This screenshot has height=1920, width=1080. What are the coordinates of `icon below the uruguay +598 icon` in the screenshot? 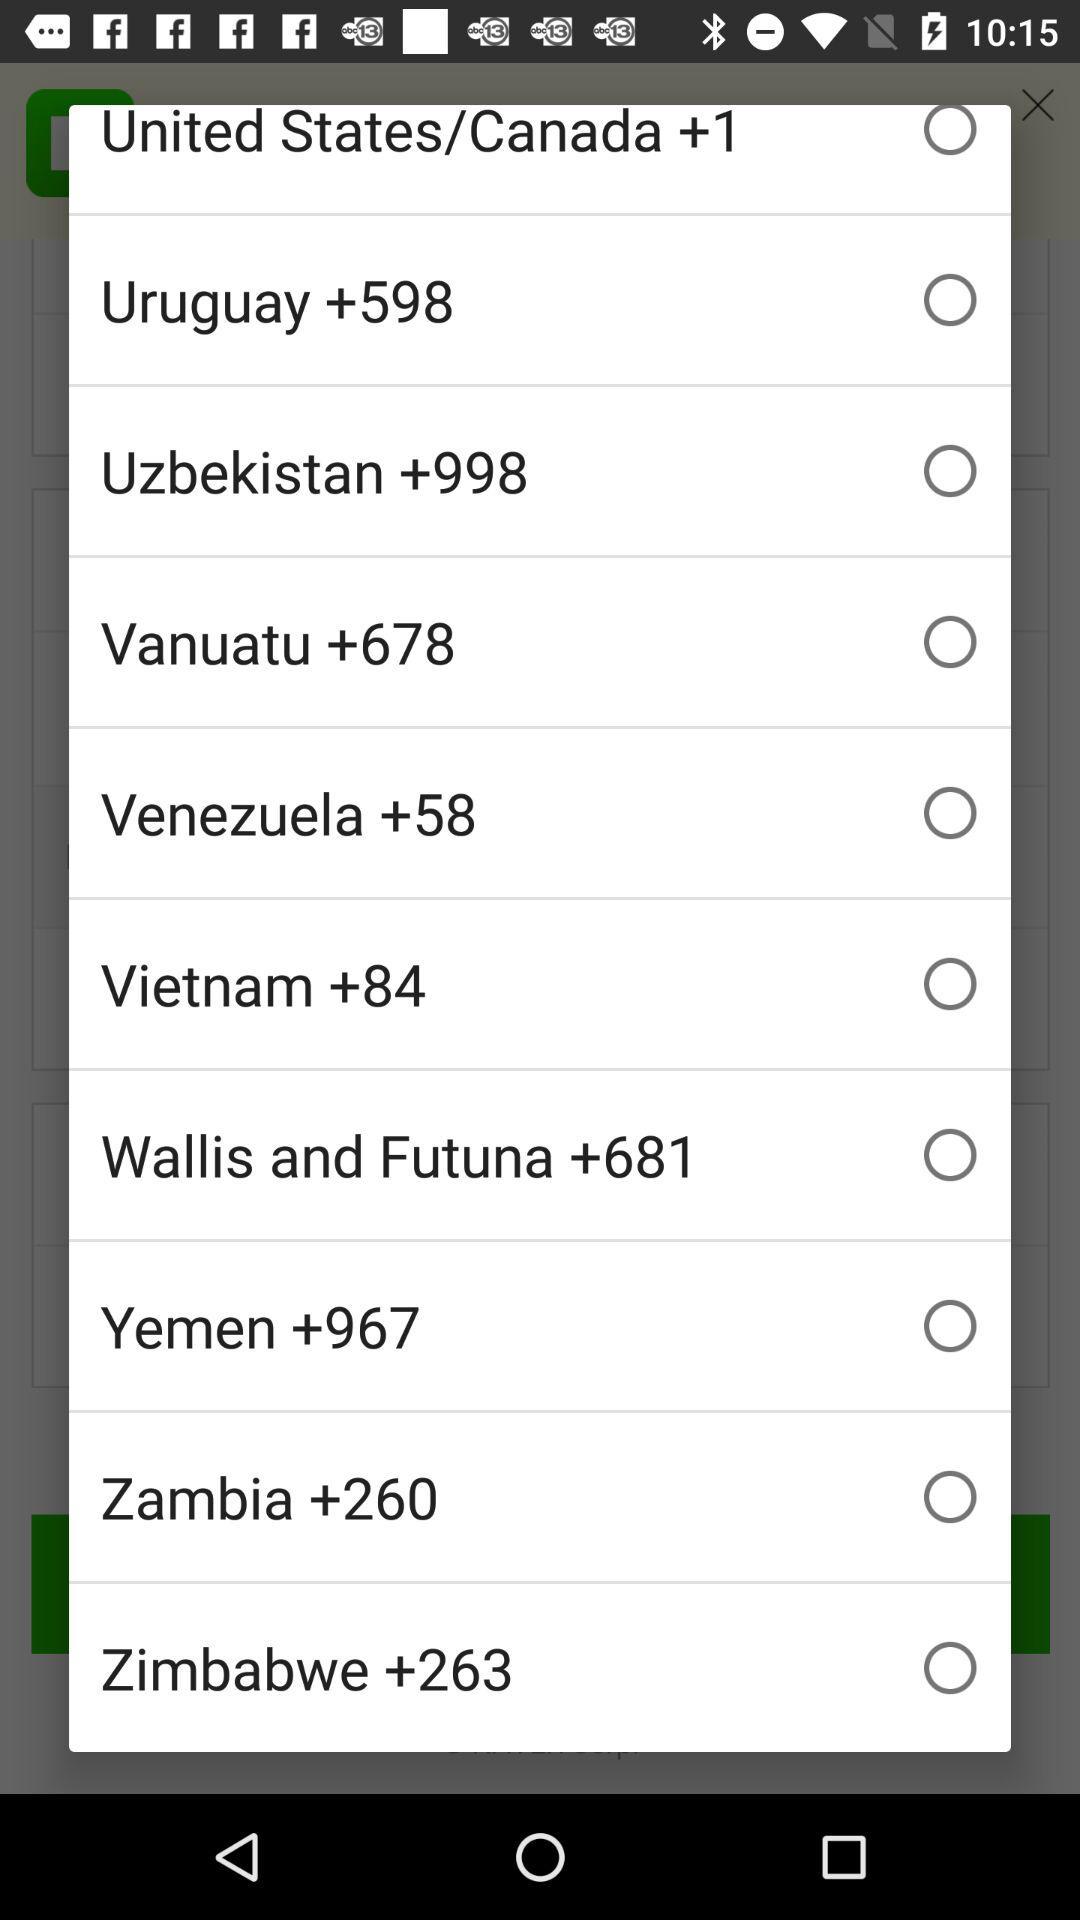 It's located at (540, 469).